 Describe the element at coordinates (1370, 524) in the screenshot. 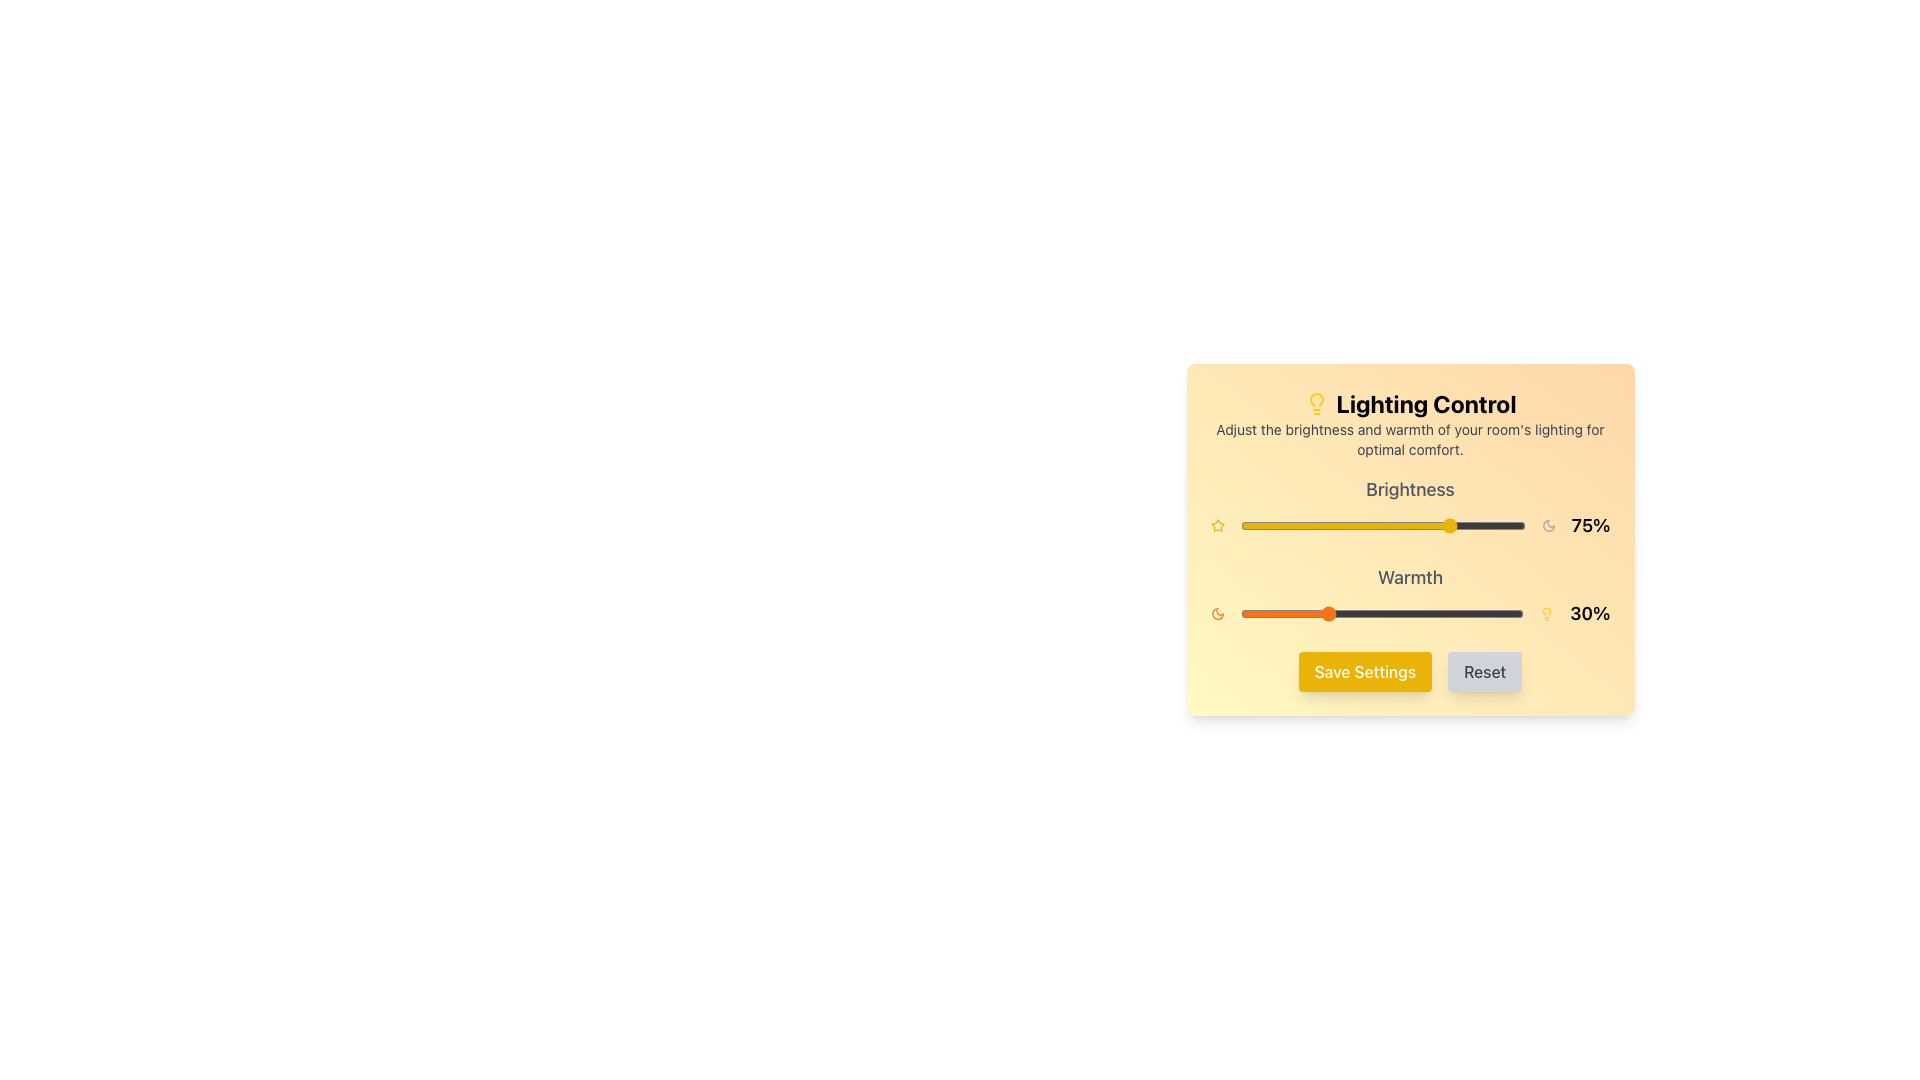

I see `the brightness` at that location.